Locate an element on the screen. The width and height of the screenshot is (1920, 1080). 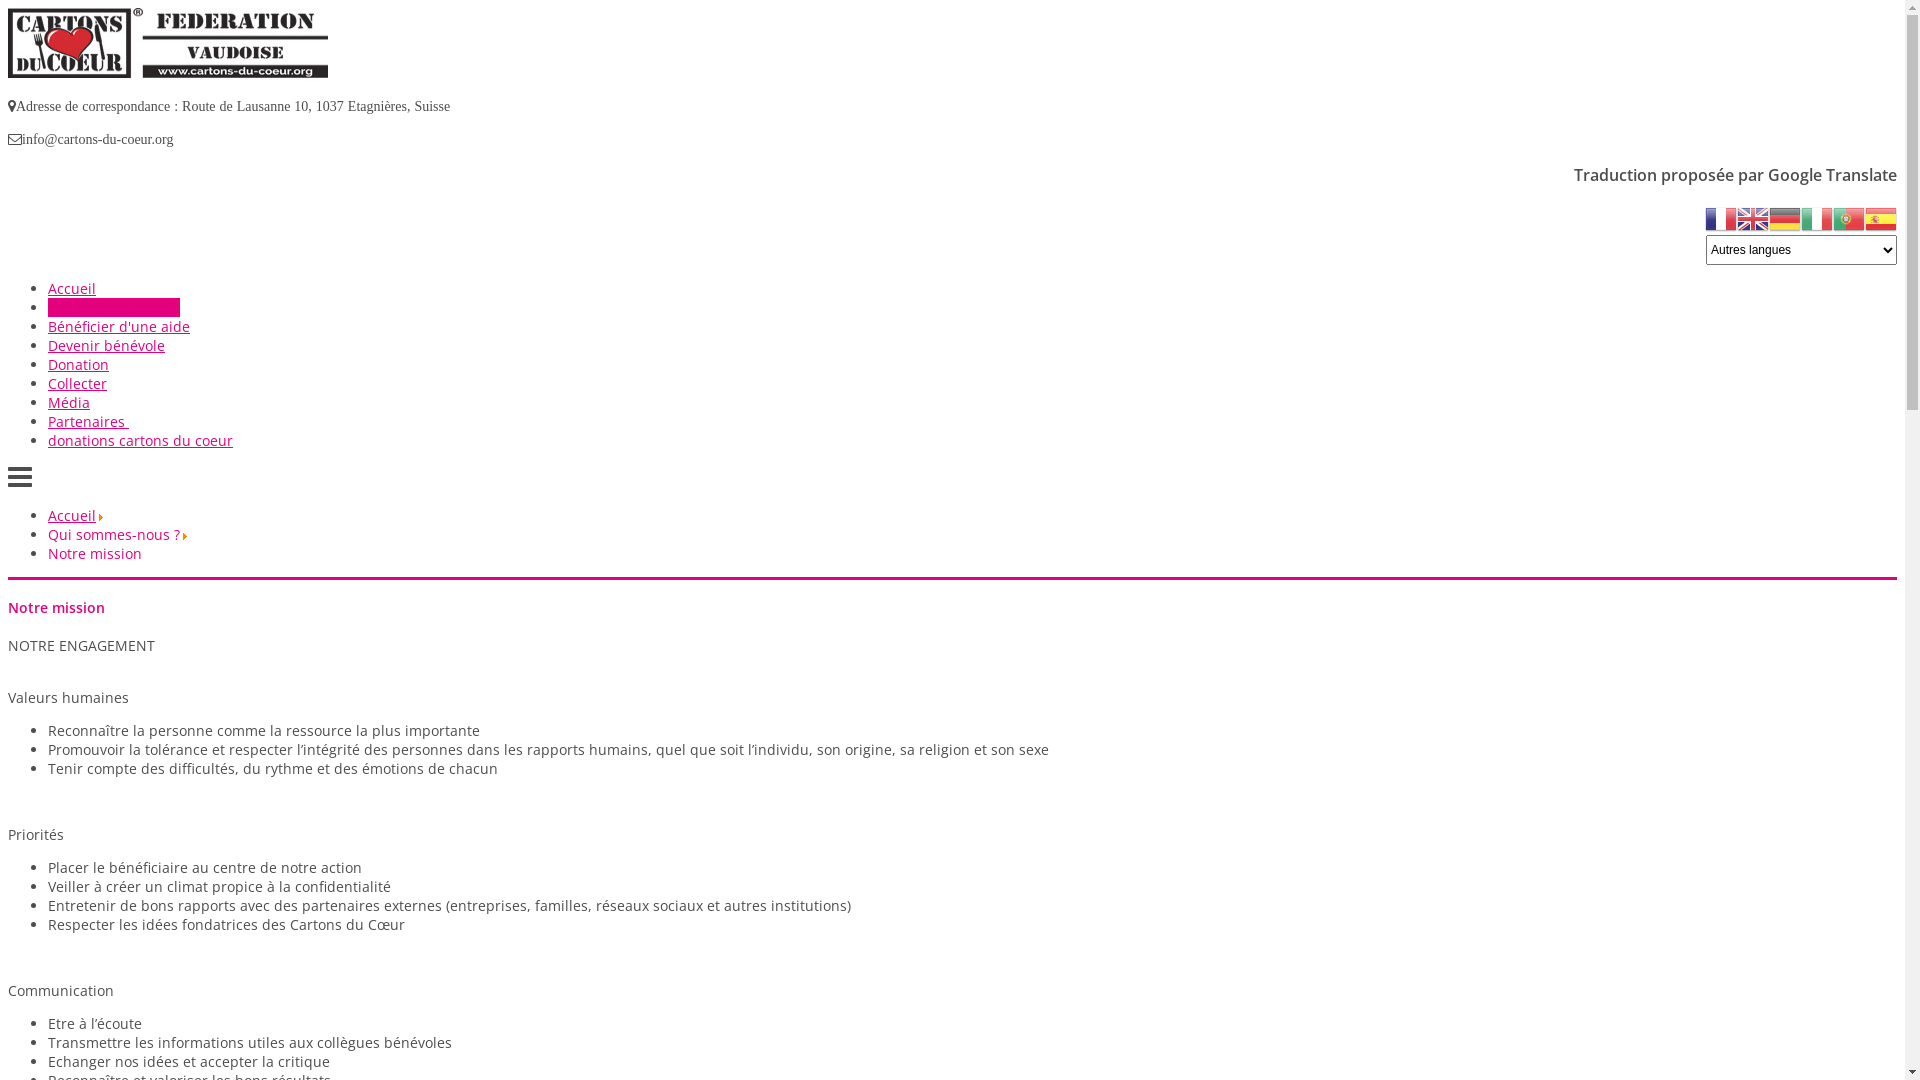
'Portuguese' is located at coordinates (1847, 217).